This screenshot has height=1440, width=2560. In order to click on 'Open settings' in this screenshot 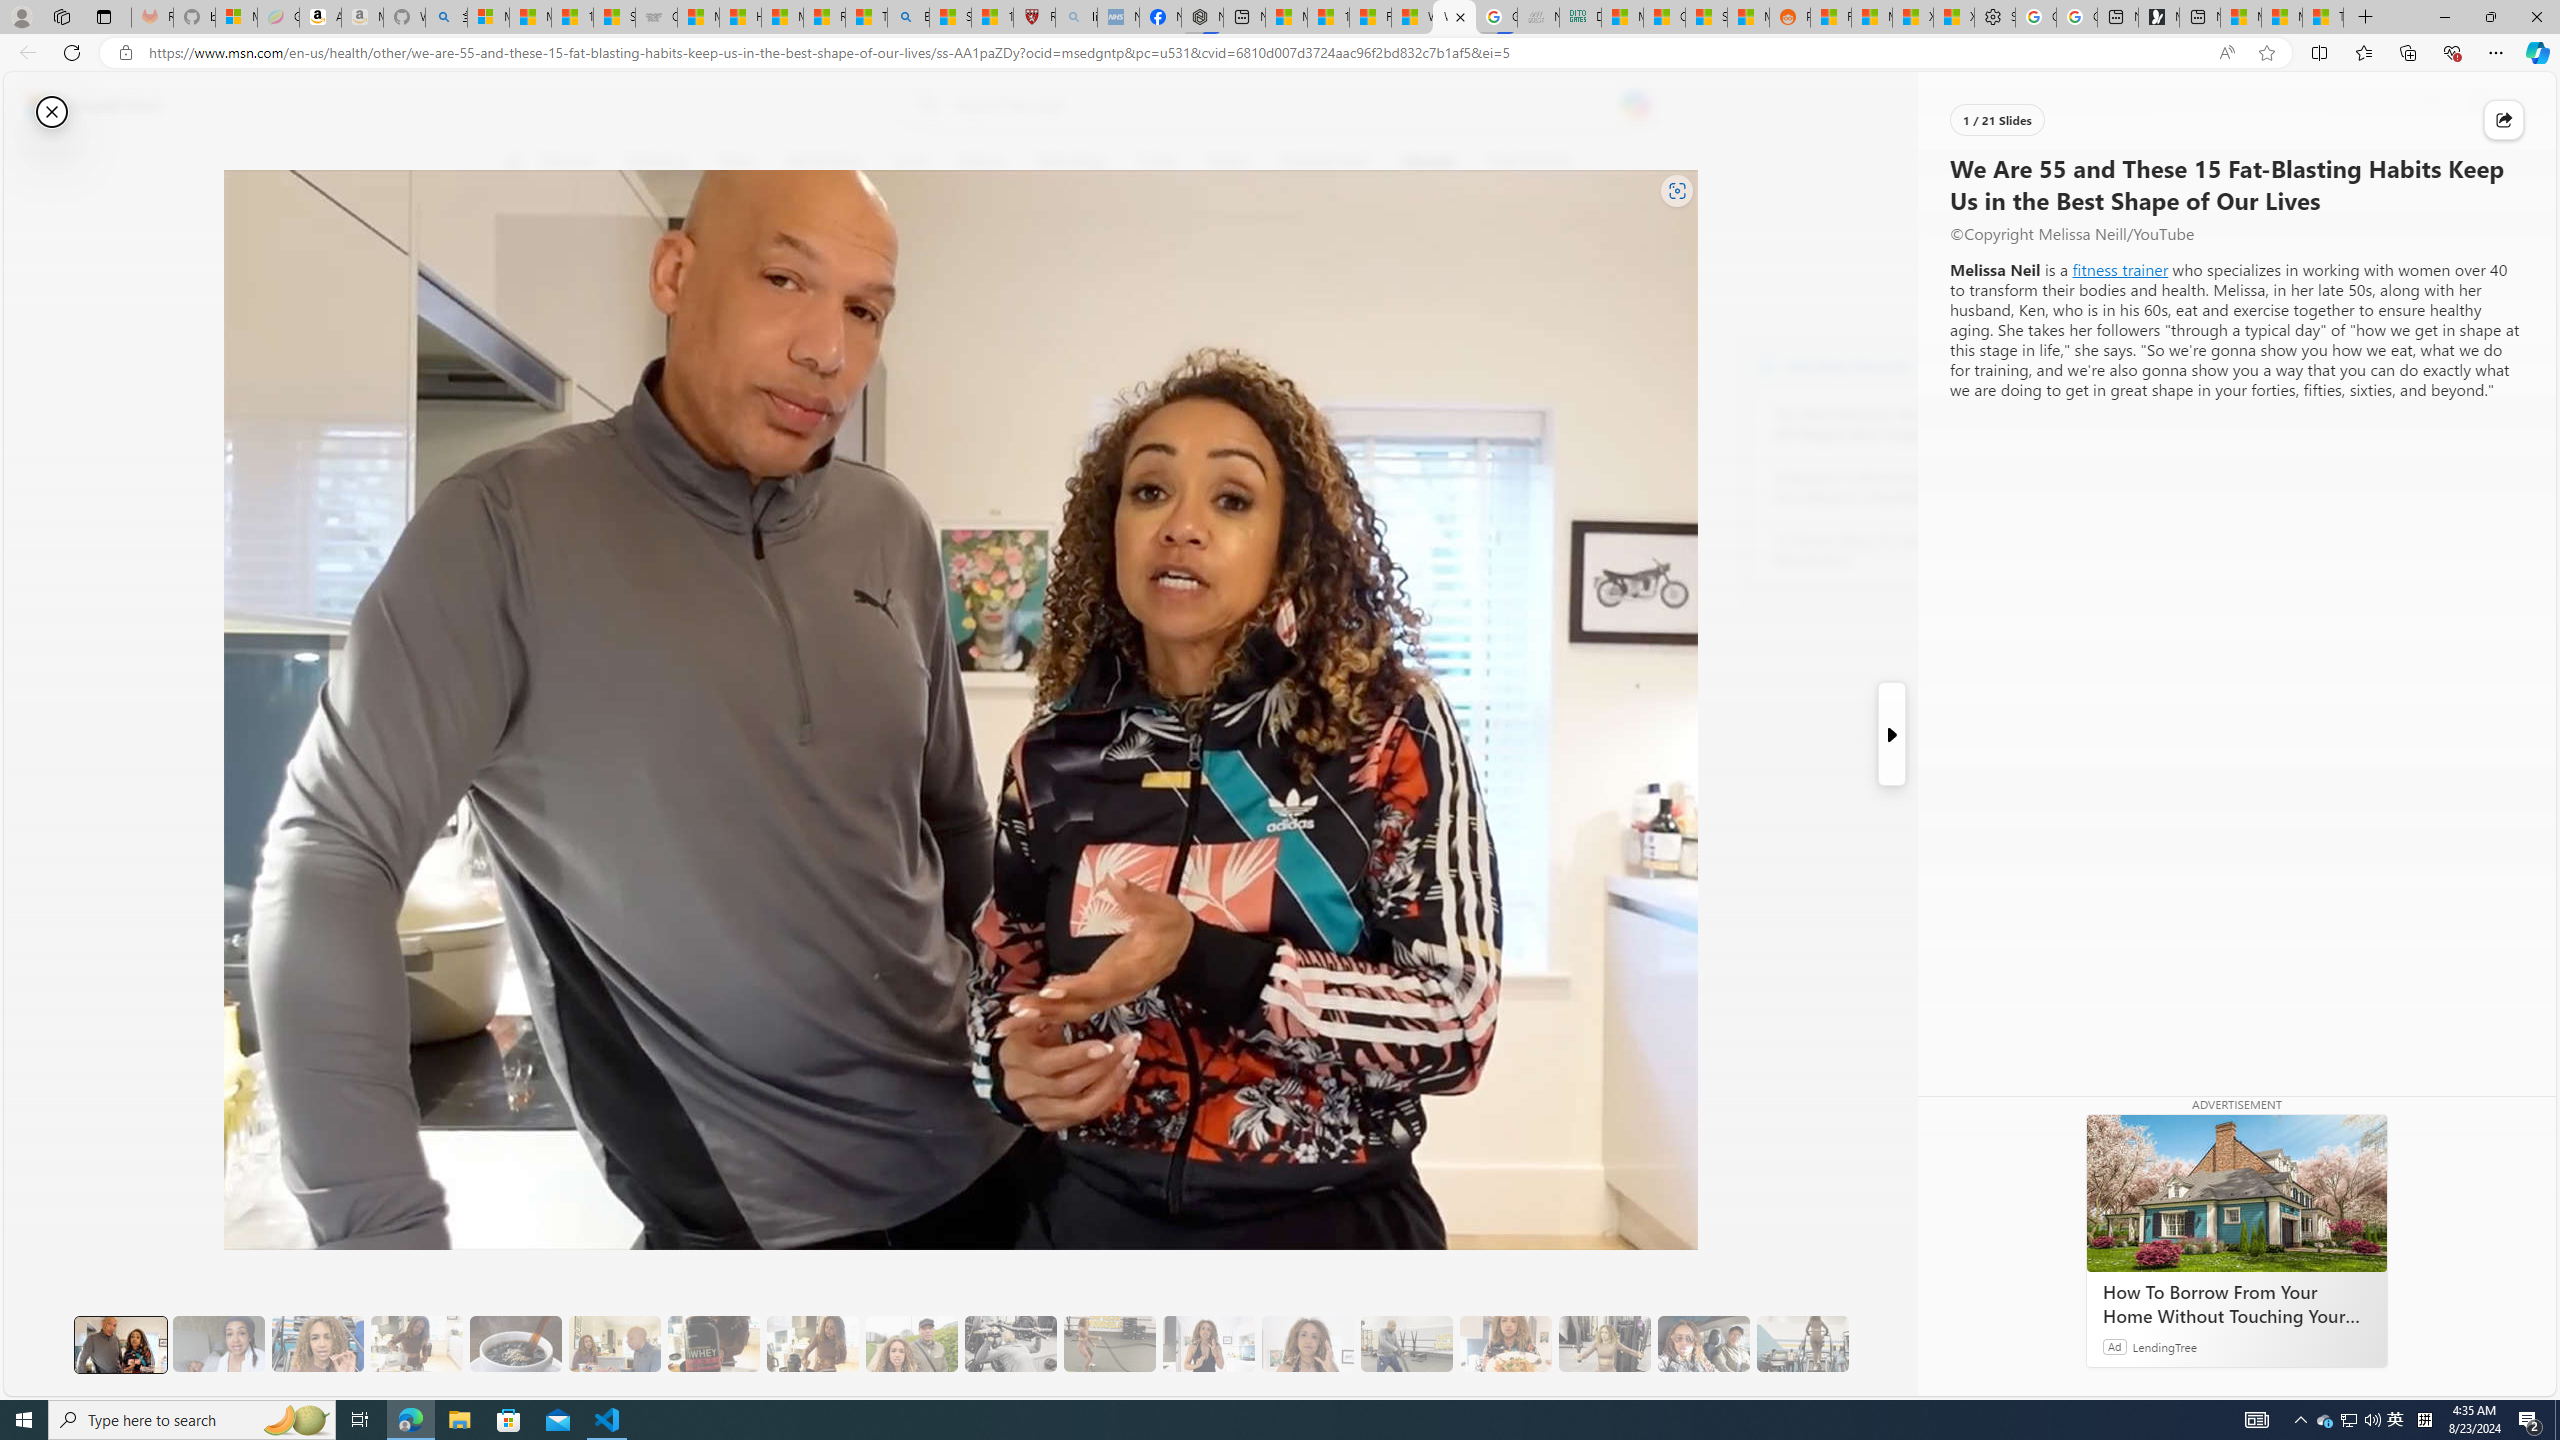, I will do `click(2511, 106)`.